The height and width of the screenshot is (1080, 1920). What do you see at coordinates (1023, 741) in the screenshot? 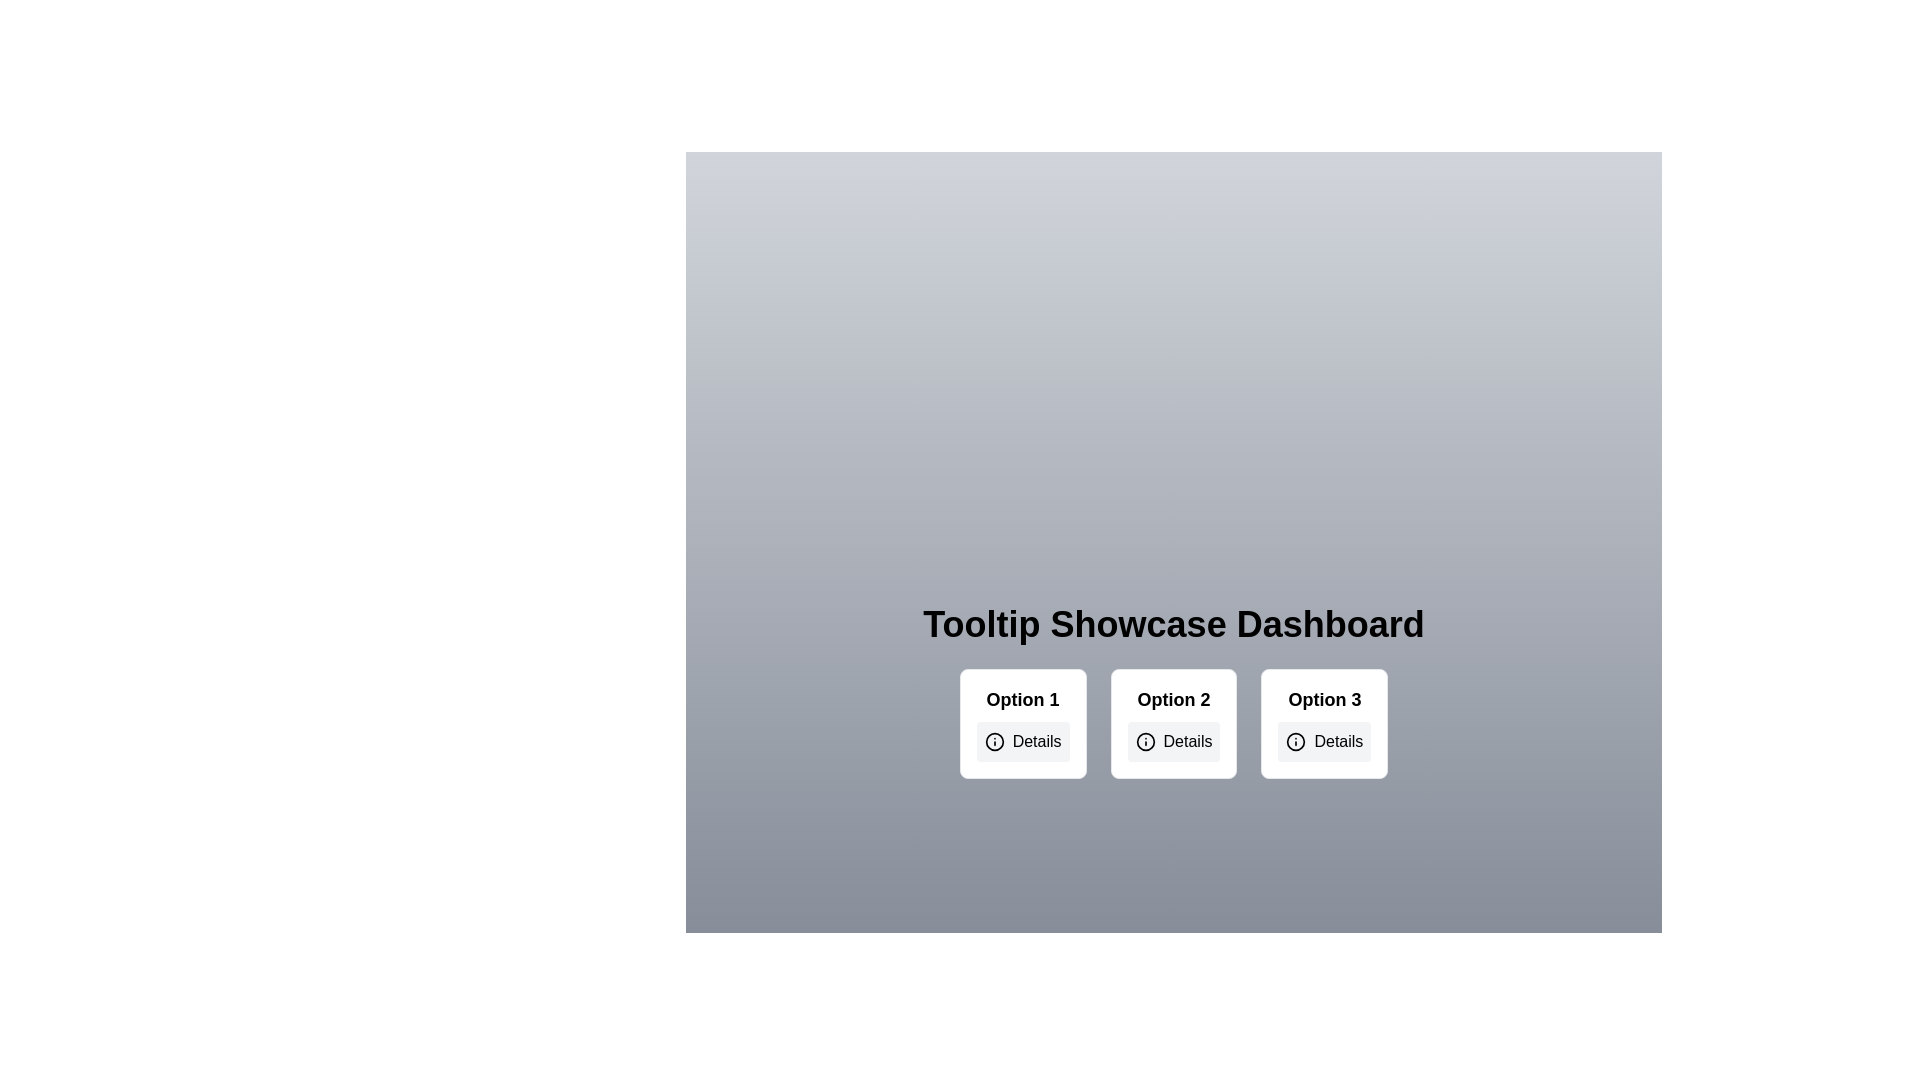
I see `the 'Details' button with an info icon located in the first box labeled 'Option 1'` at bounding box center [1023, 741].